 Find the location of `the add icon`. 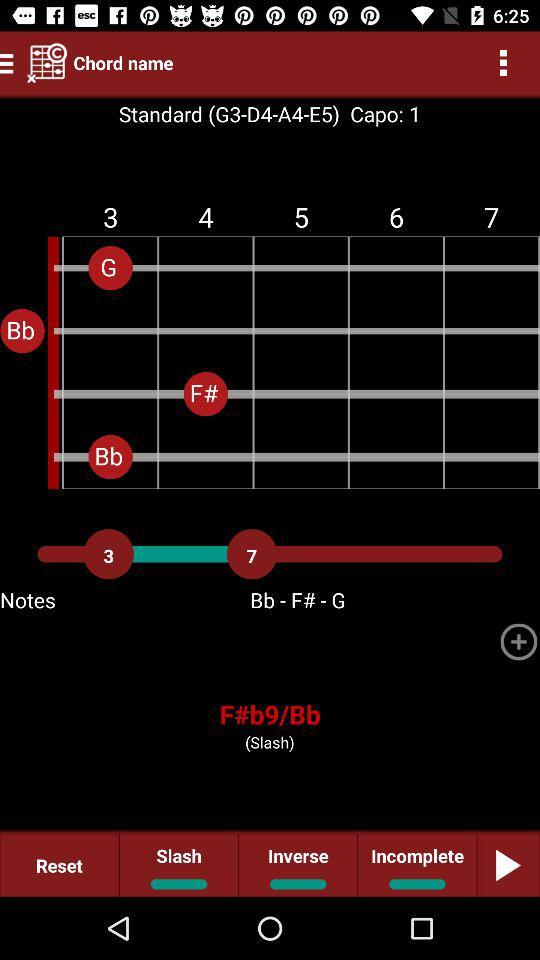

the add icon is located at coordinates (518, 640).